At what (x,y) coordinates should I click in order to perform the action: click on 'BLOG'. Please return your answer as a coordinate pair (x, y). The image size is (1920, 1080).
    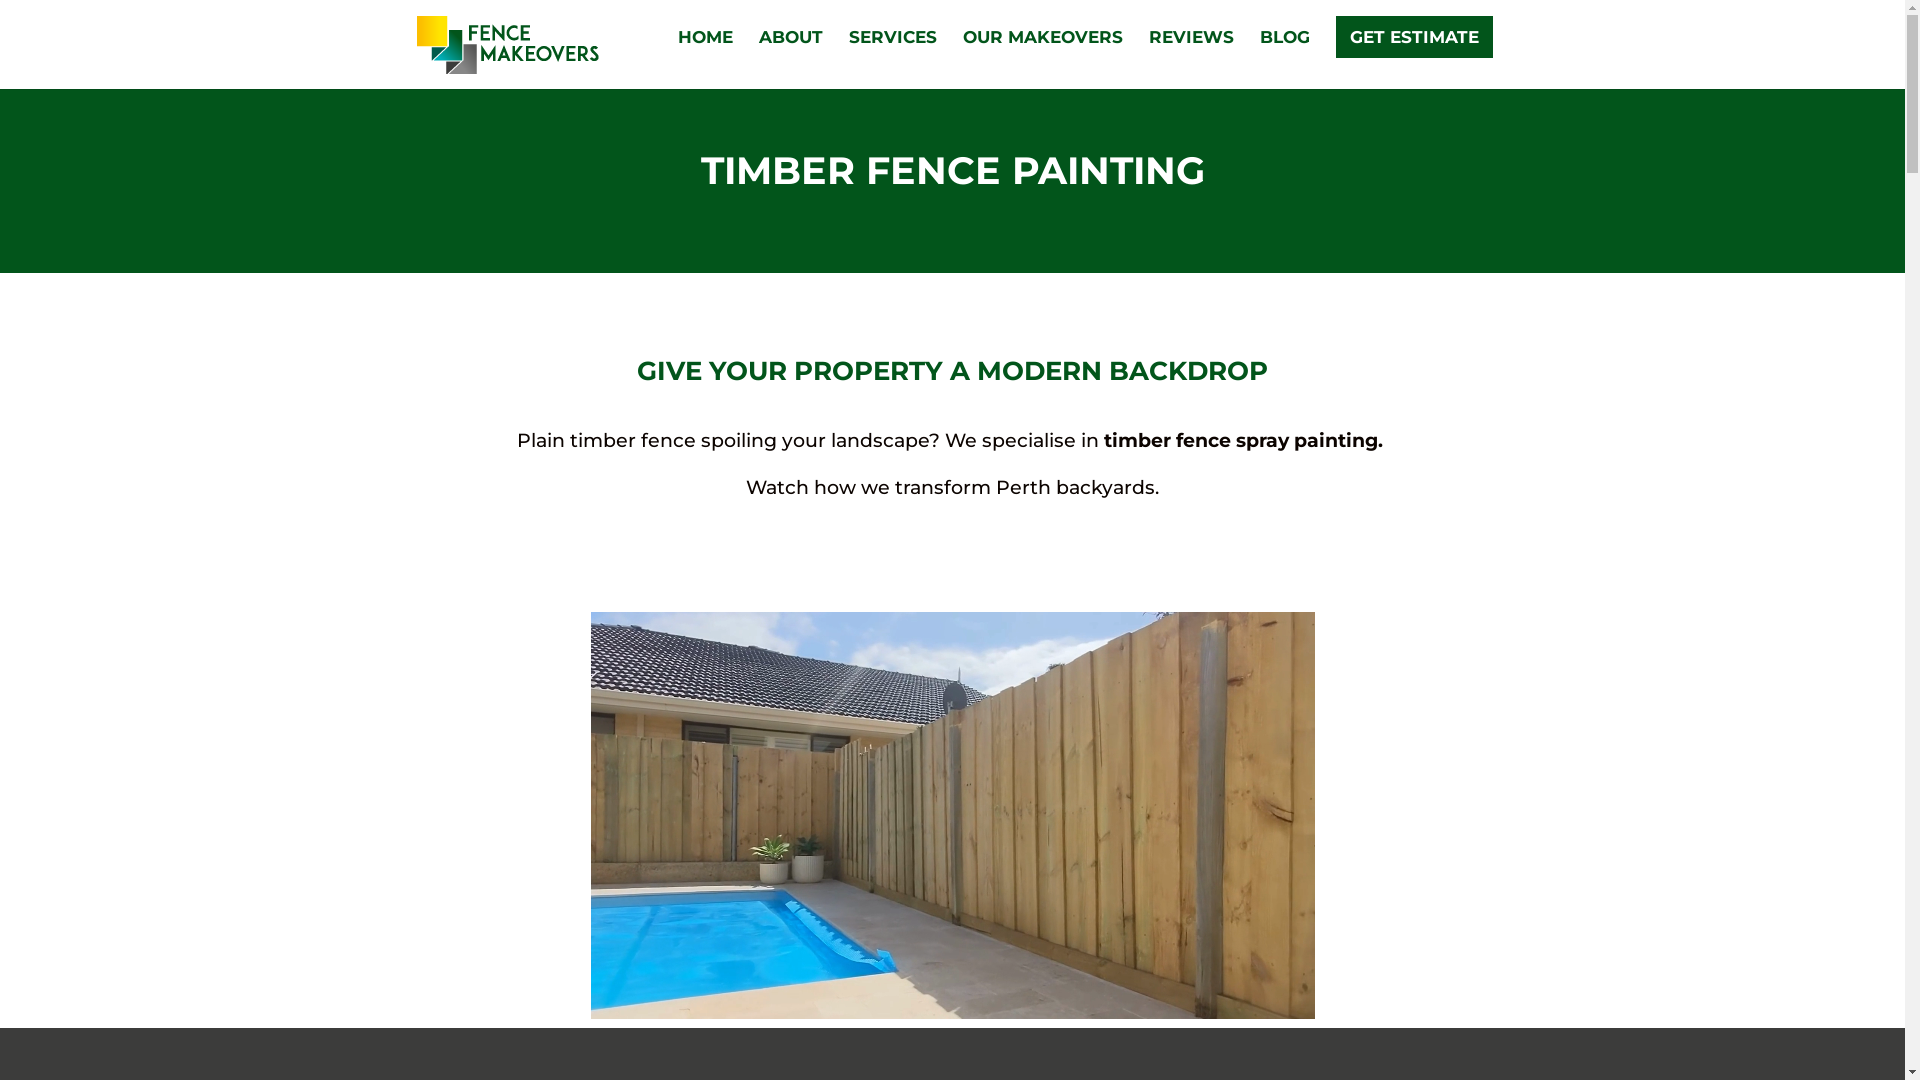
    Looking at the image, I should click on (1258, 58).